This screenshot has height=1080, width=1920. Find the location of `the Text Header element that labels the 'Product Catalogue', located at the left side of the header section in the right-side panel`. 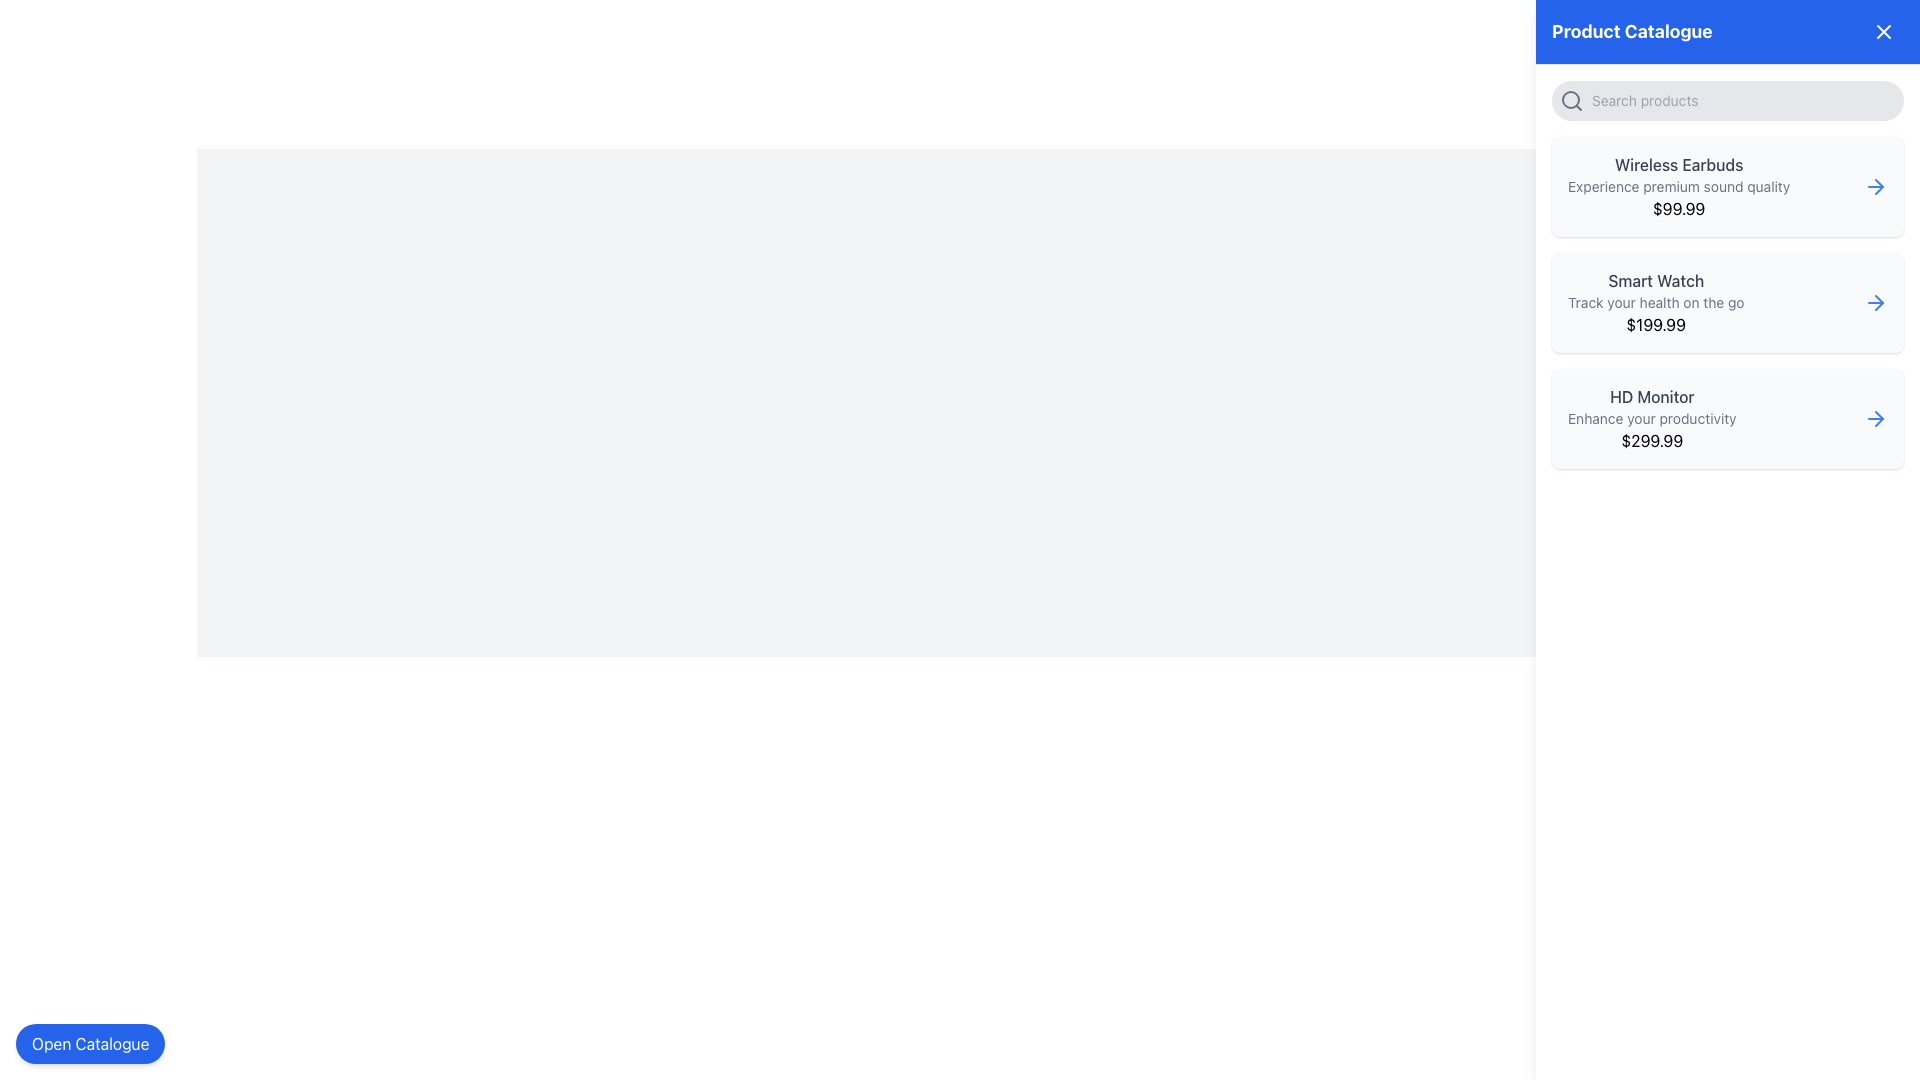

the Text Header element that labels the 'Product Catalogue', located at the left side of the header section in the right-side panel is located at coordinates (1632, 31).